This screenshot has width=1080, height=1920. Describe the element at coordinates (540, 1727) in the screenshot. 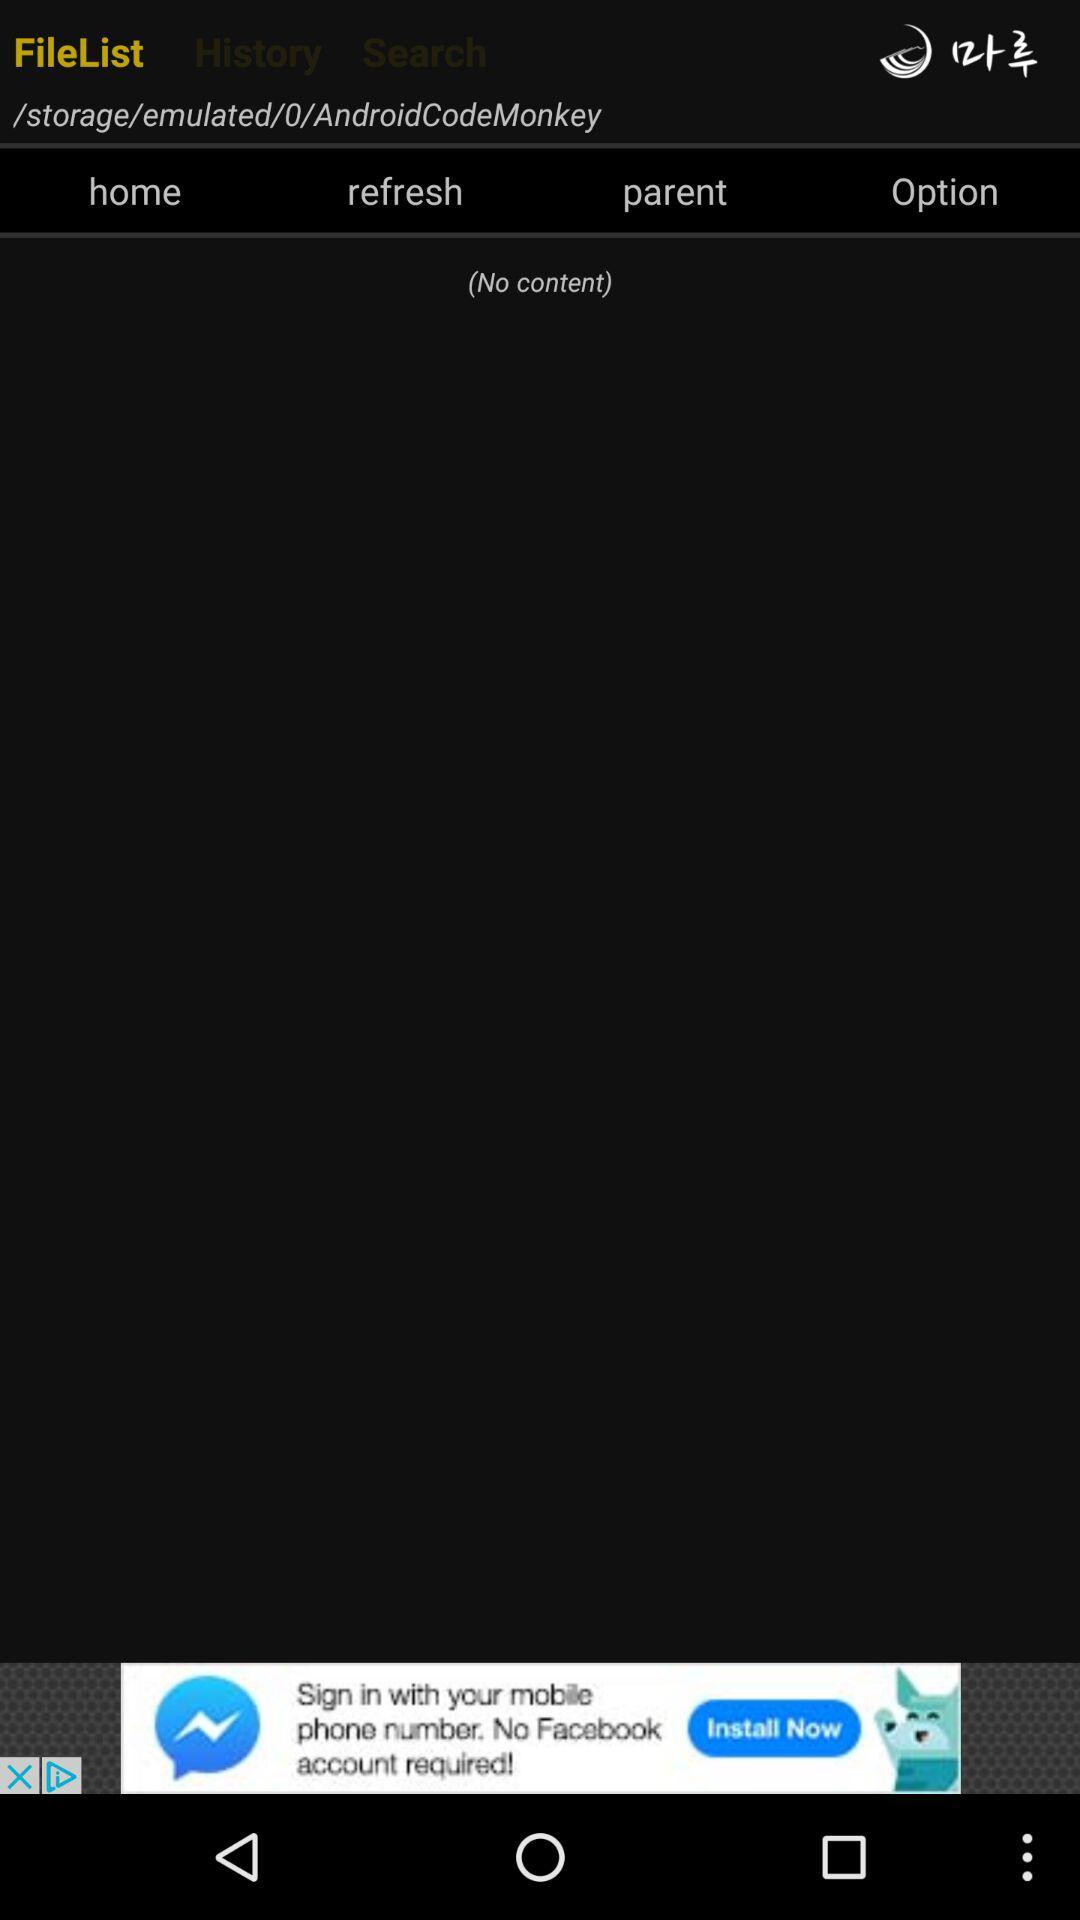

I see `advertisement` at that location.